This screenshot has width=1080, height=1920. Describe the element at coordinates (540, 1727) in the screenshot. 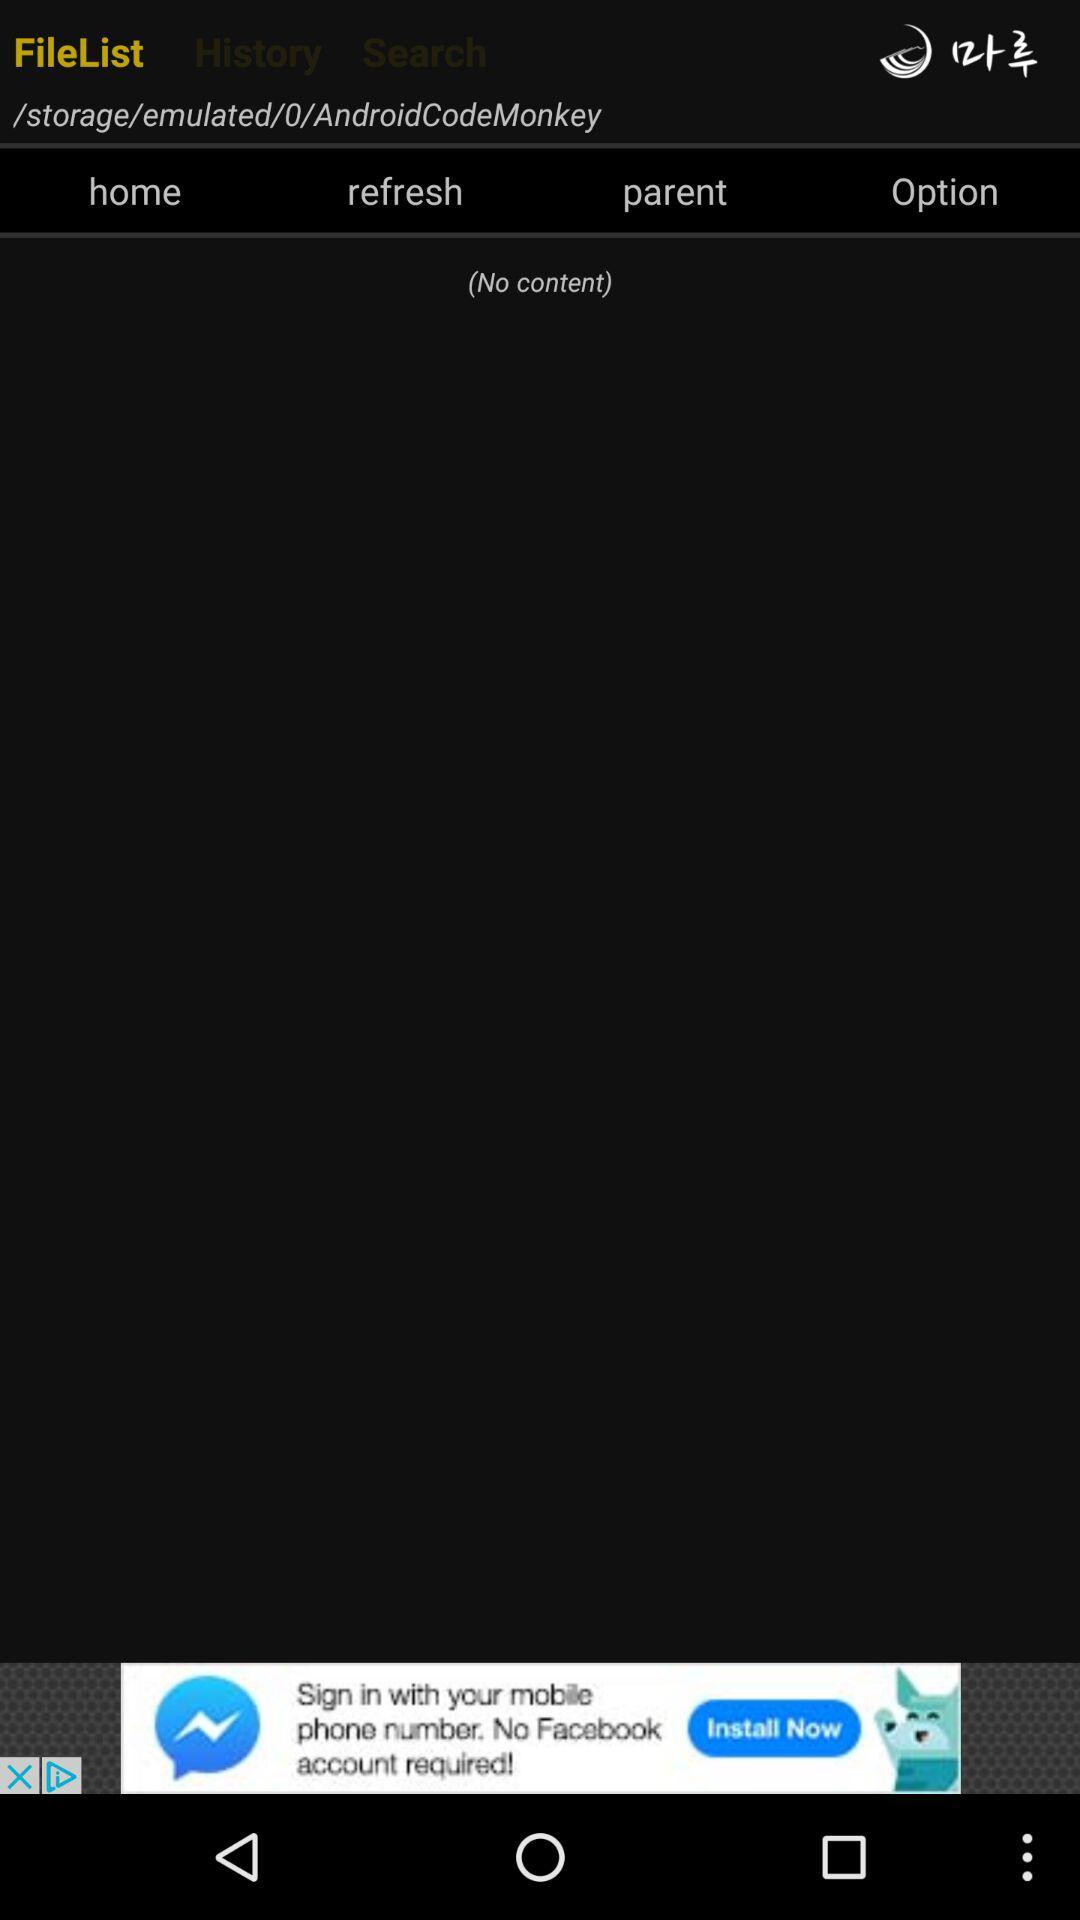

I see `advertisement` at that location.